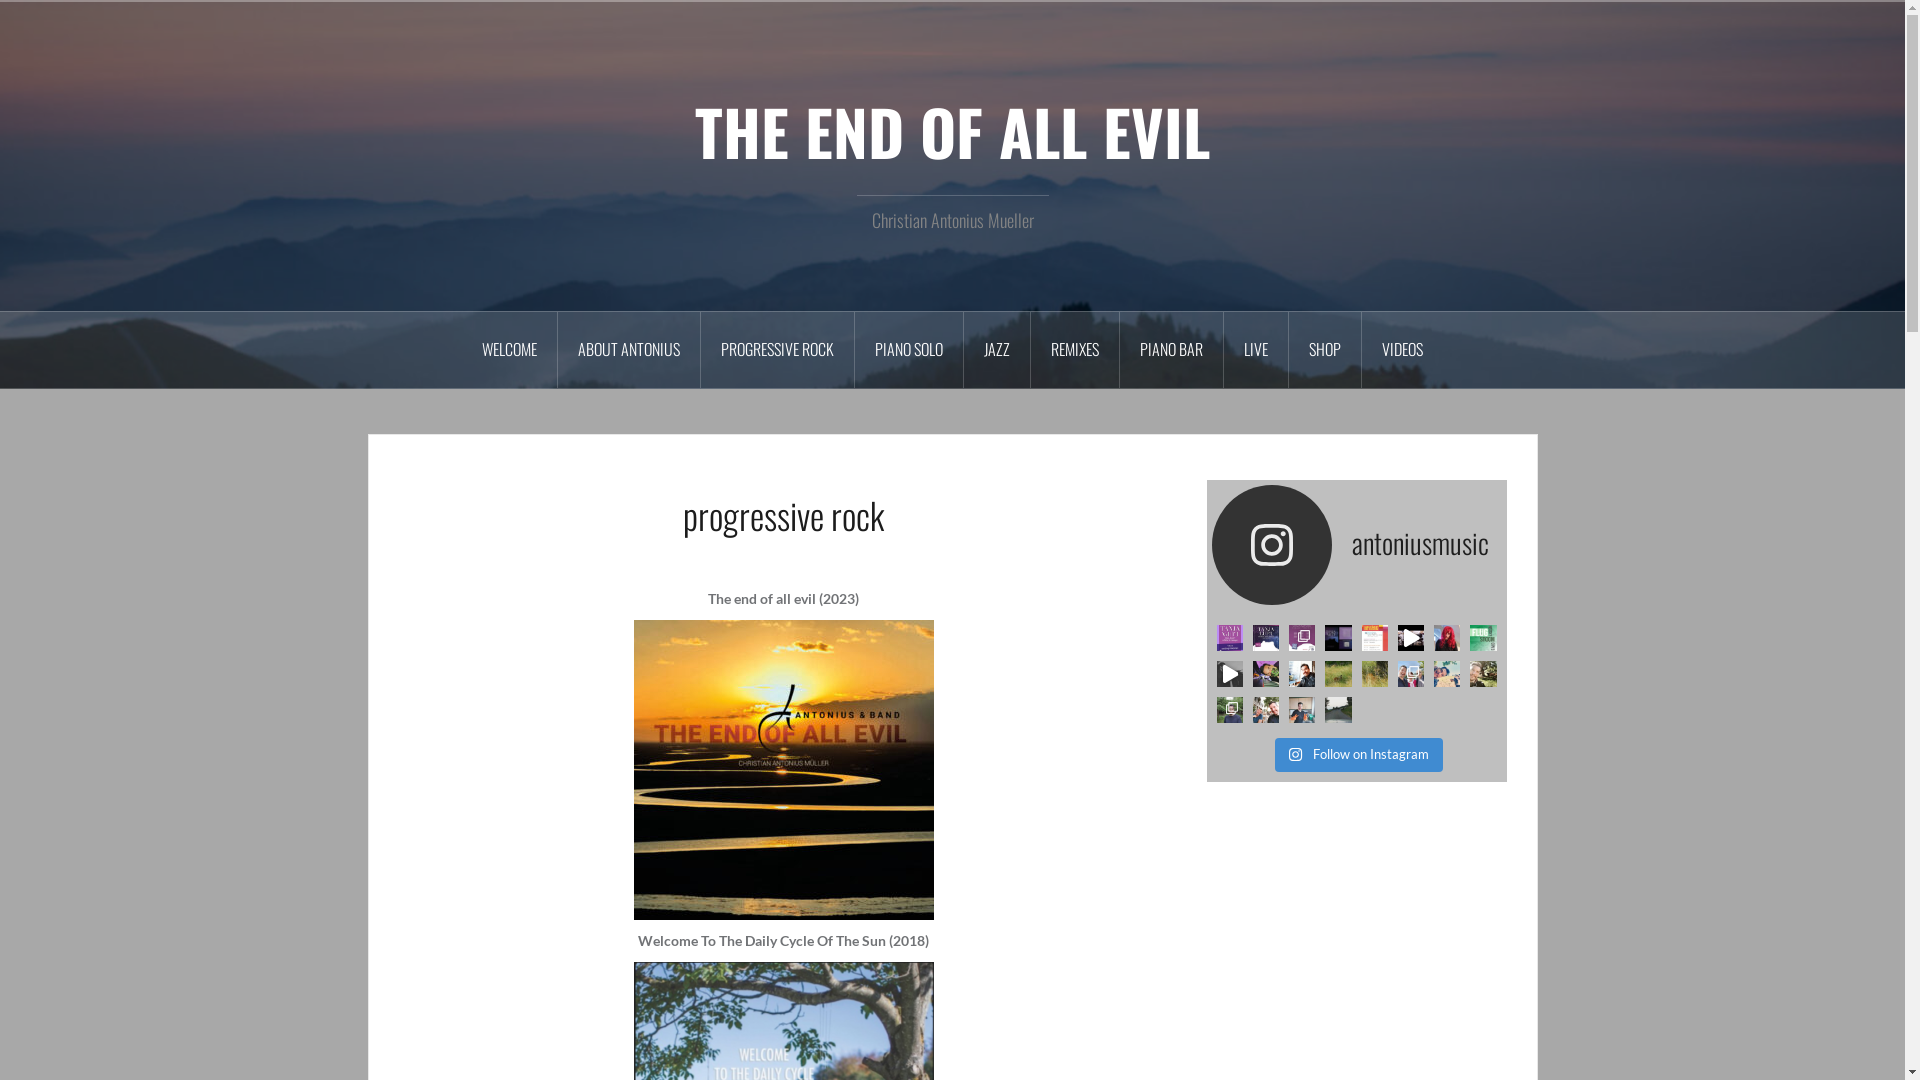 Image resolution: width=1920 pixels, height=1080 pixels. Describe the element at coordinates (908, 349) in the screenshot. I see `'PIANO SOLO'` at that location.